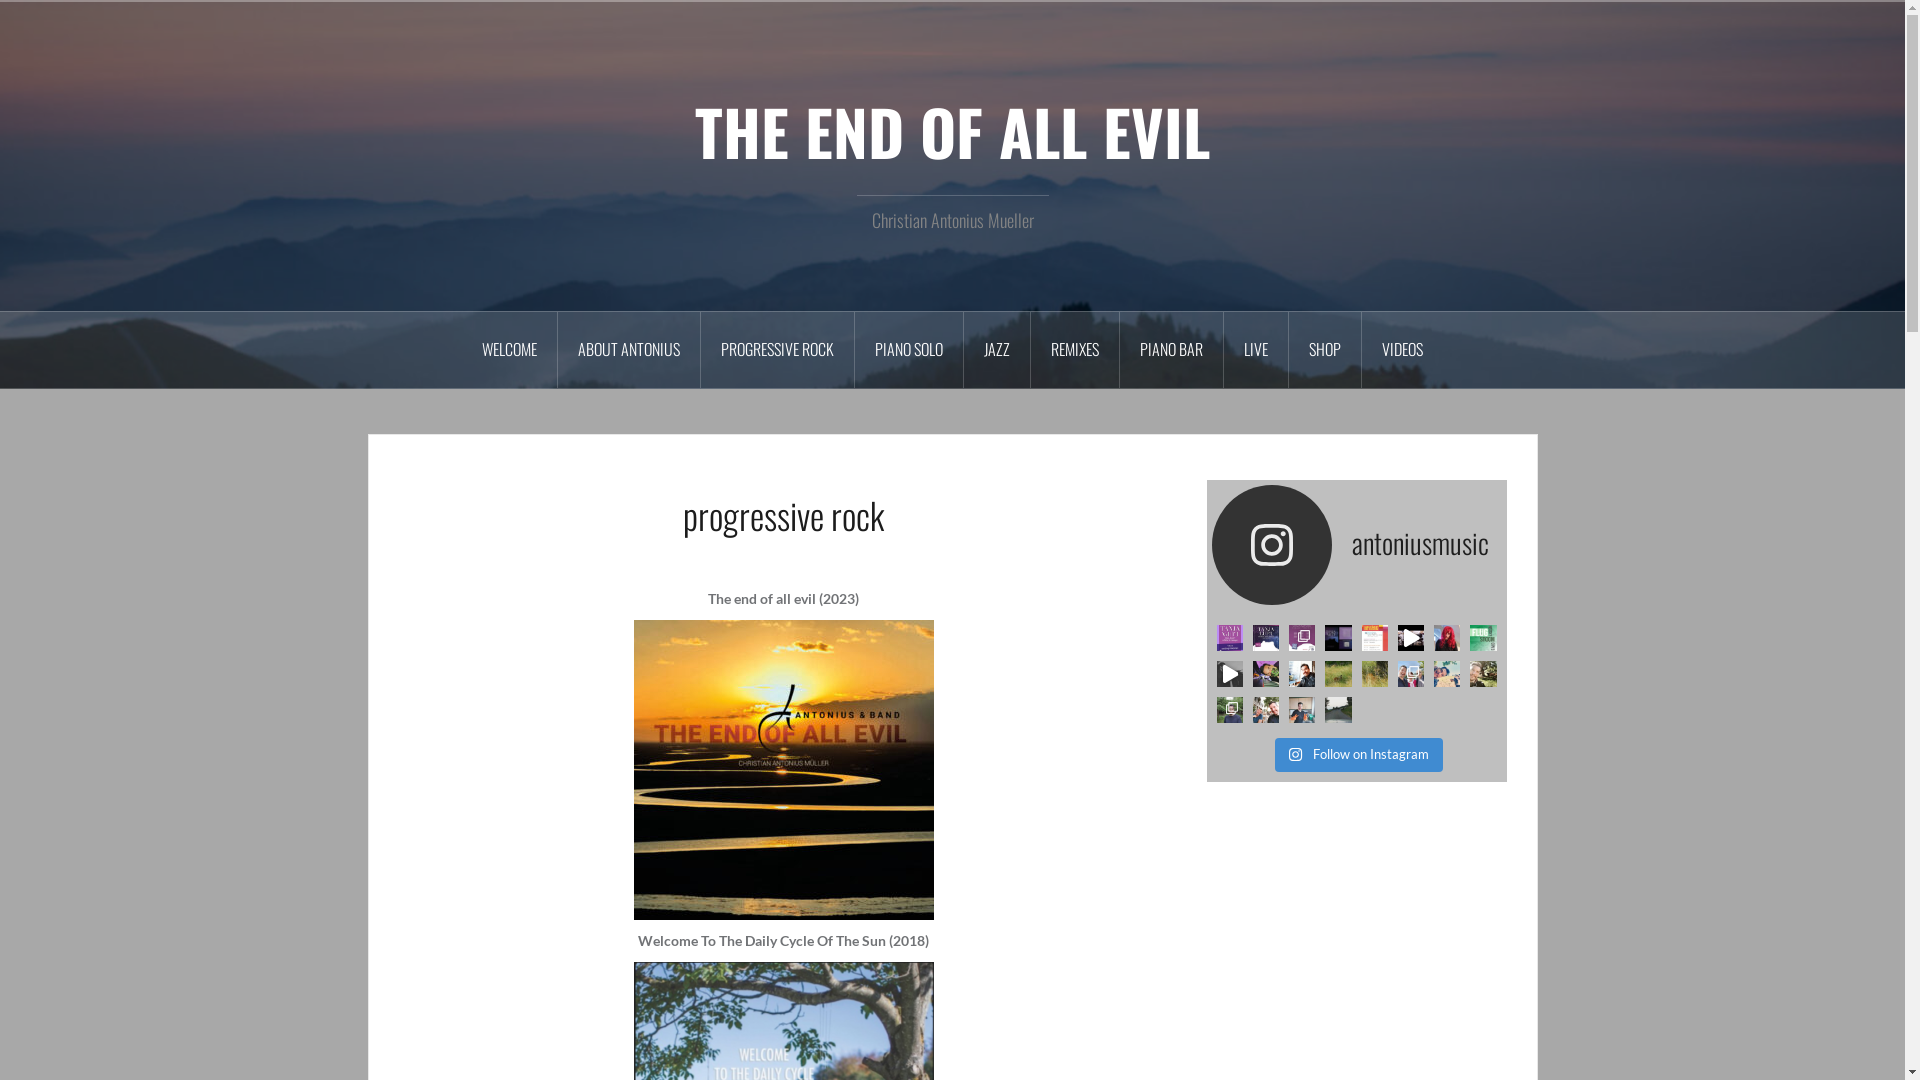 Image resolution: width=1920 pixels, height=1080 pixels. Describe the element at coordinates (908, 349) in the screenshot. I see `'PIANO SOLO'` at that location.